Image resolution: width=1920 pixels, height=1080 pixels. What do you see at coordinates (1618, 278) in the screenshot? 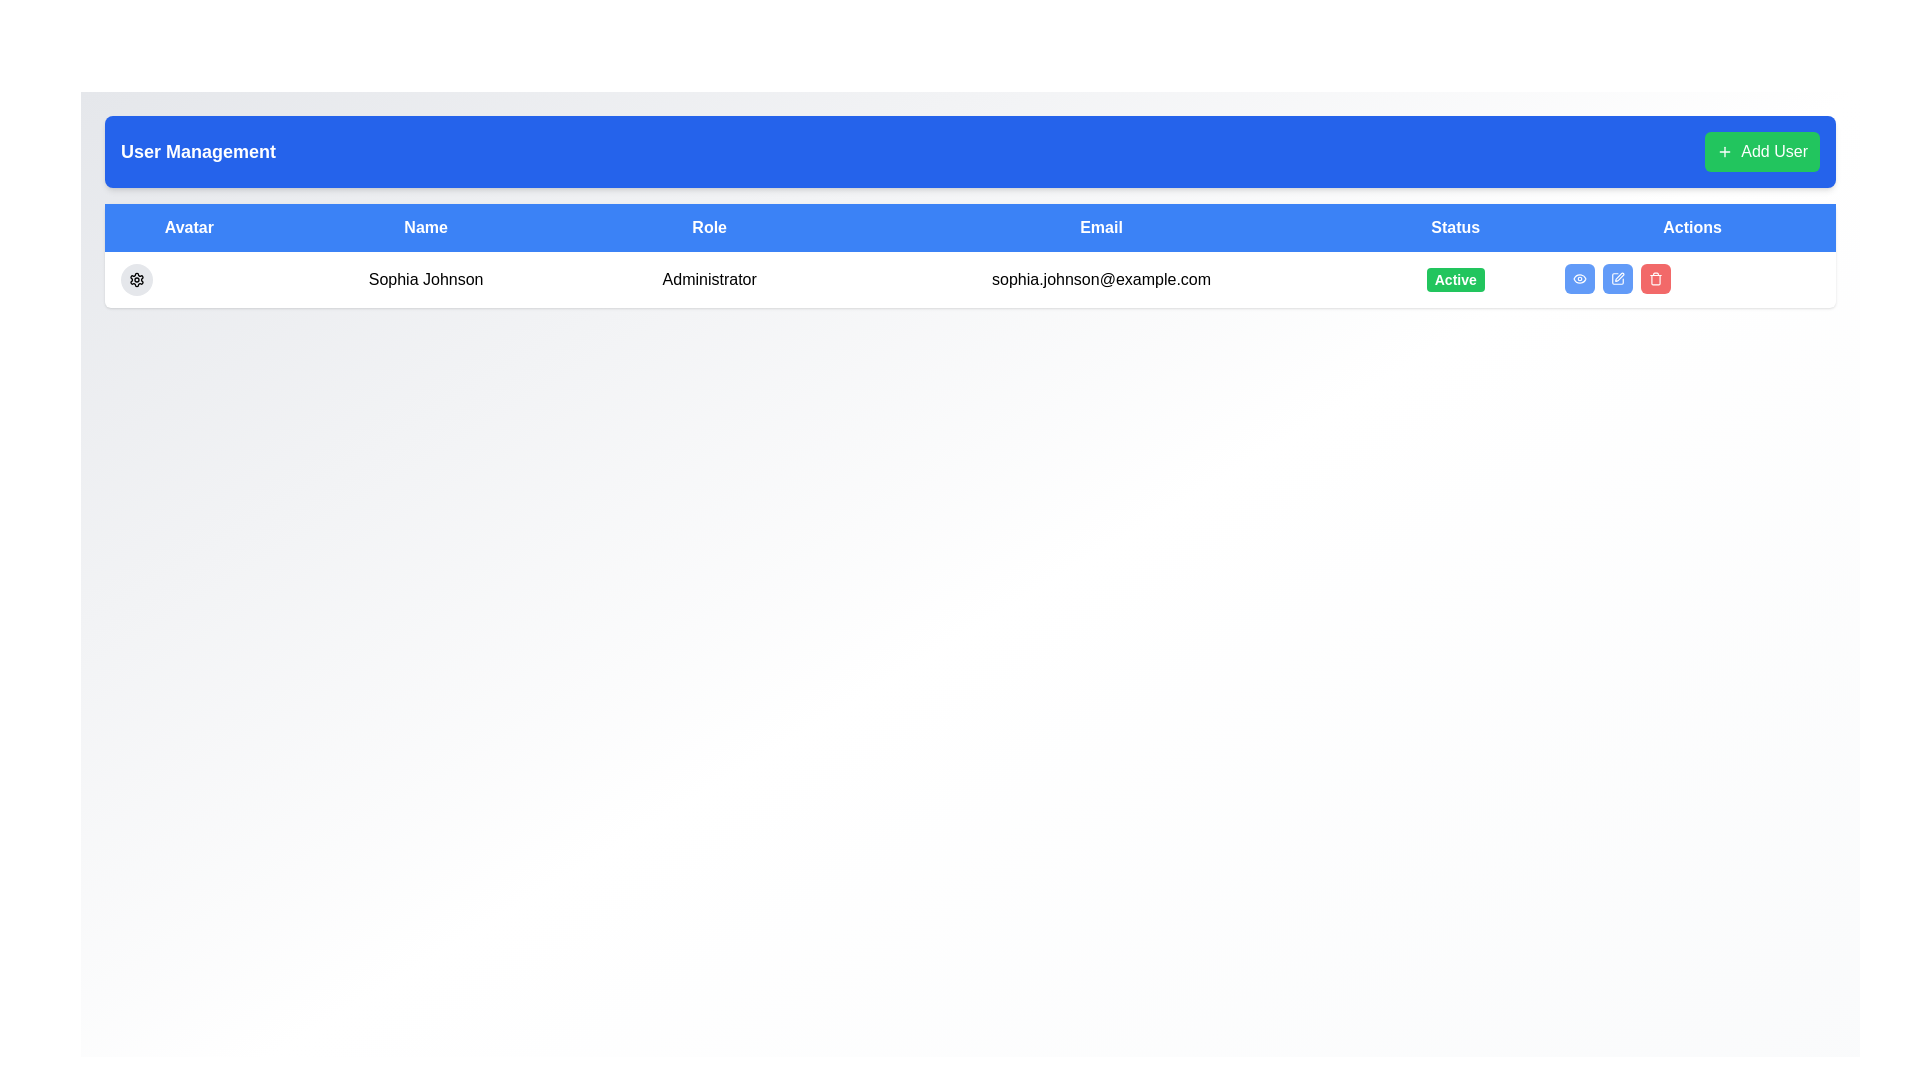
I see `the edit button located in the third column of the 'Actions' section, which is the second interactive button from the left` at bounding box center [1618, 278].